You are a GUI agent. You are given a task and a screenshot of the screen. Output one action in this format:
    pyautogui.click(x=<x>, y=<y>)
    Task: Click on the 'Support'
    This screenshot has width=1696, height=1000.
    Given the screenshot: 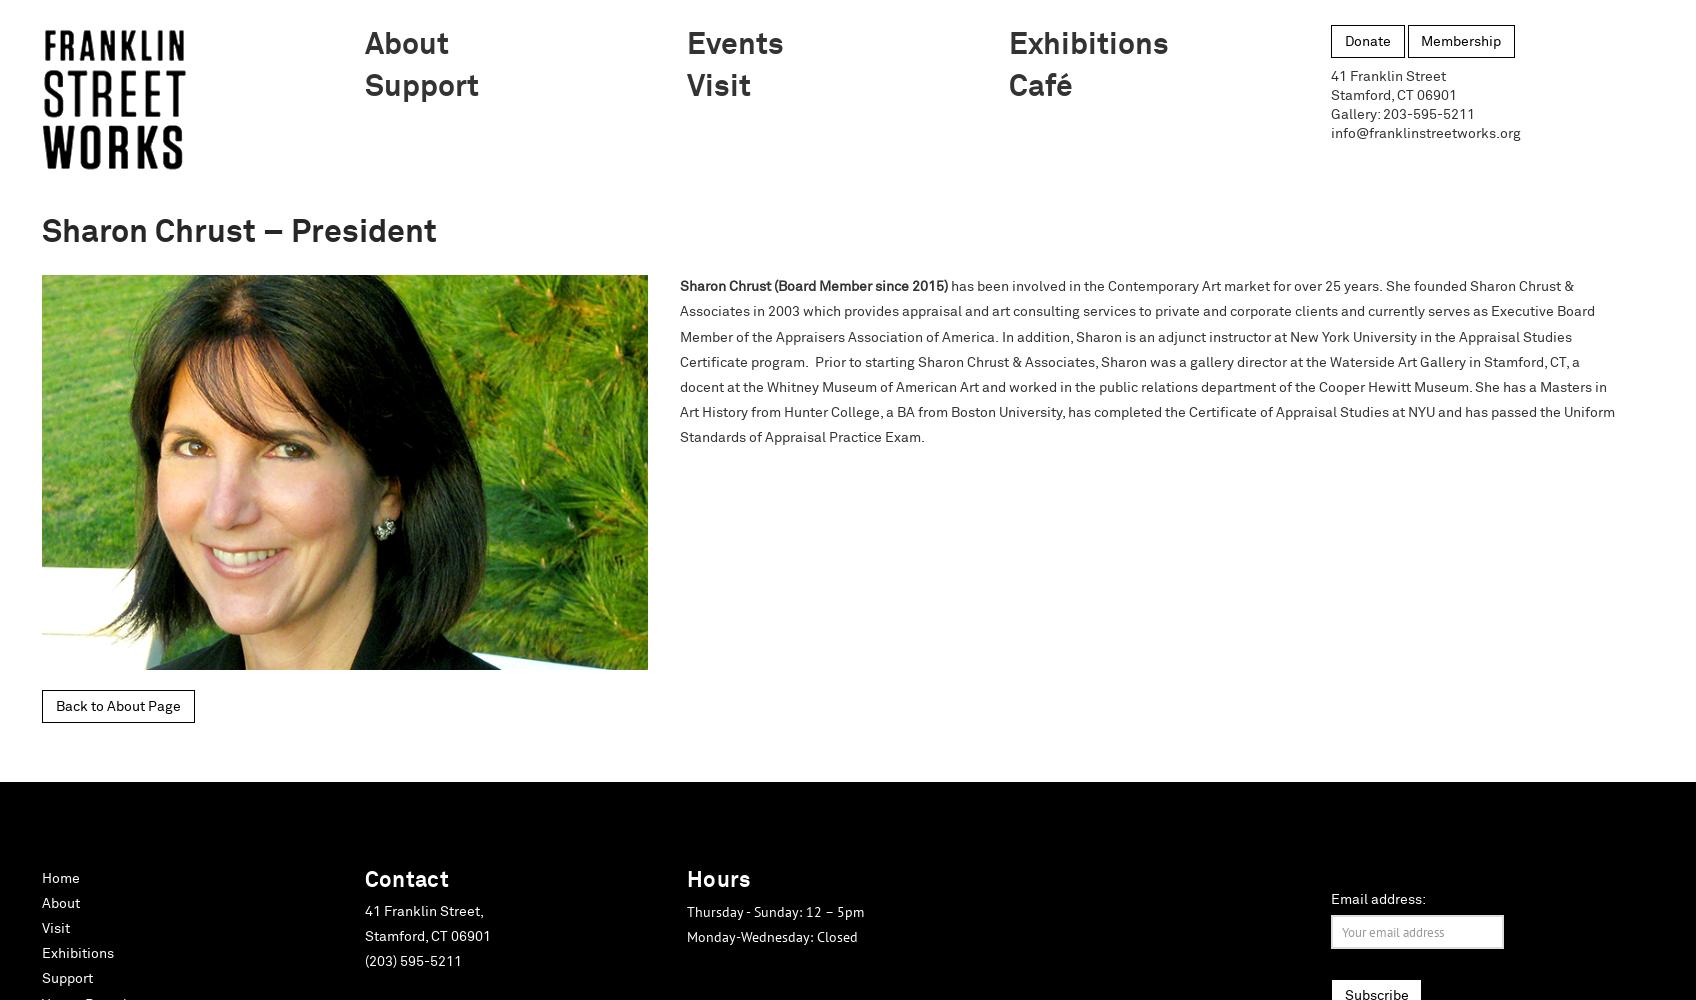 What is the action you would take?
    pyautogui.click(x=67, y=978)
    